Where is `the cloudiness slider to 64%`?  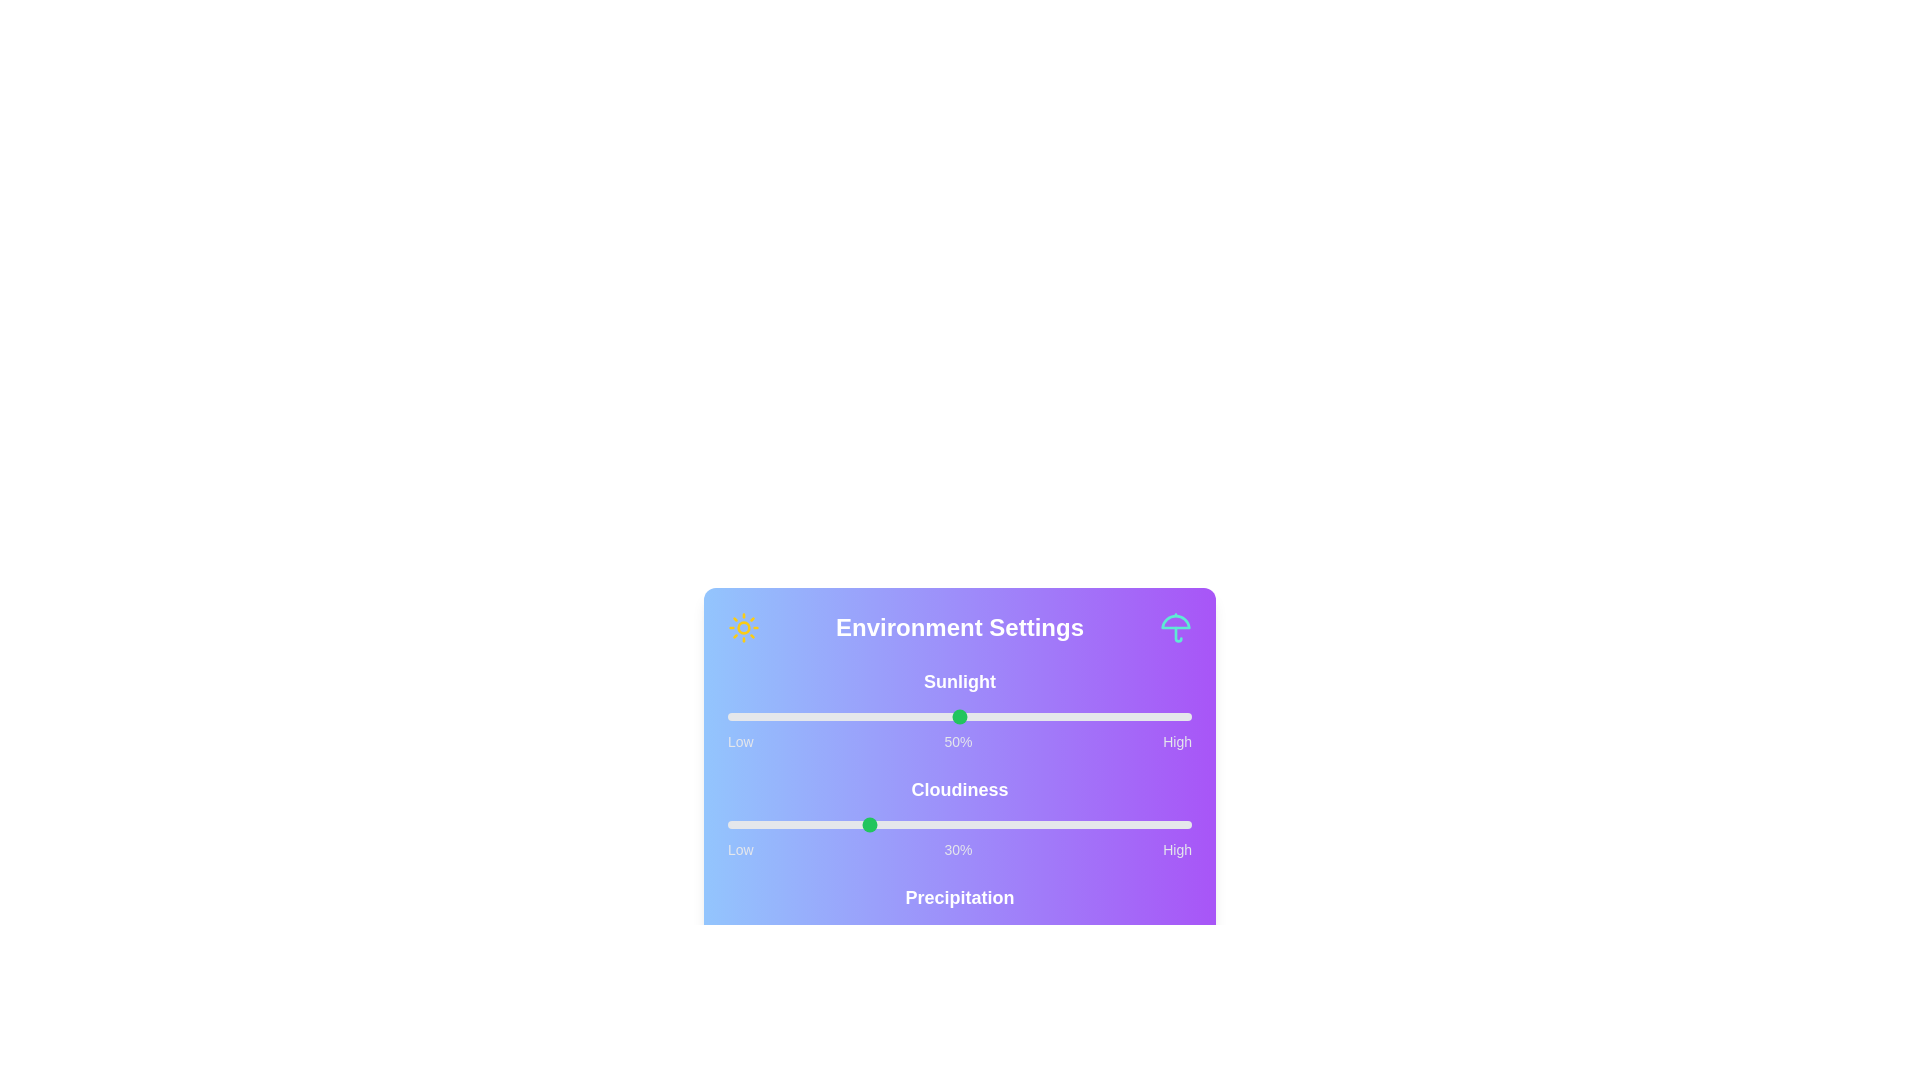 the cloudiness slider to 64% is located at coordinates (1024, 825).